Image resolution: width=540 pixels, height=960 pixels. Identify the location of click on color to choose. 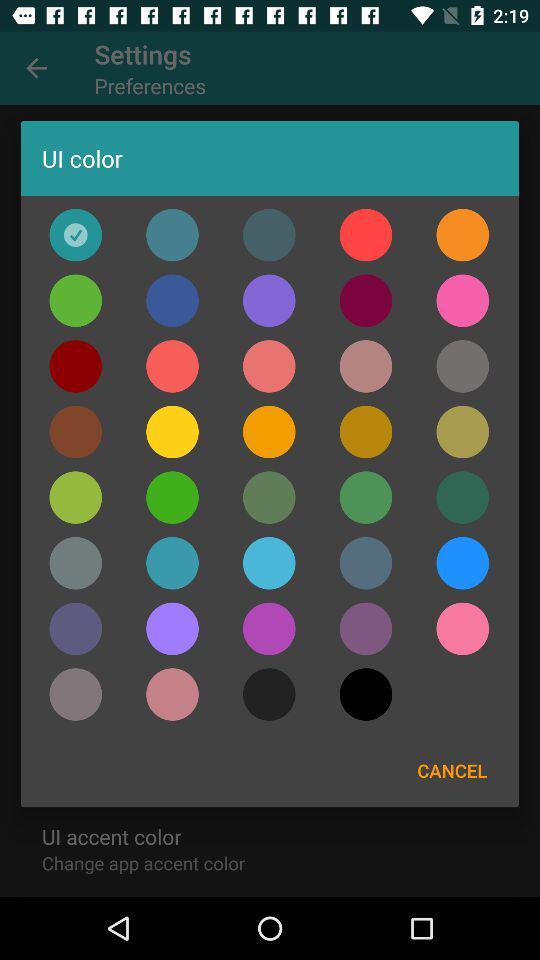
(269, 235).